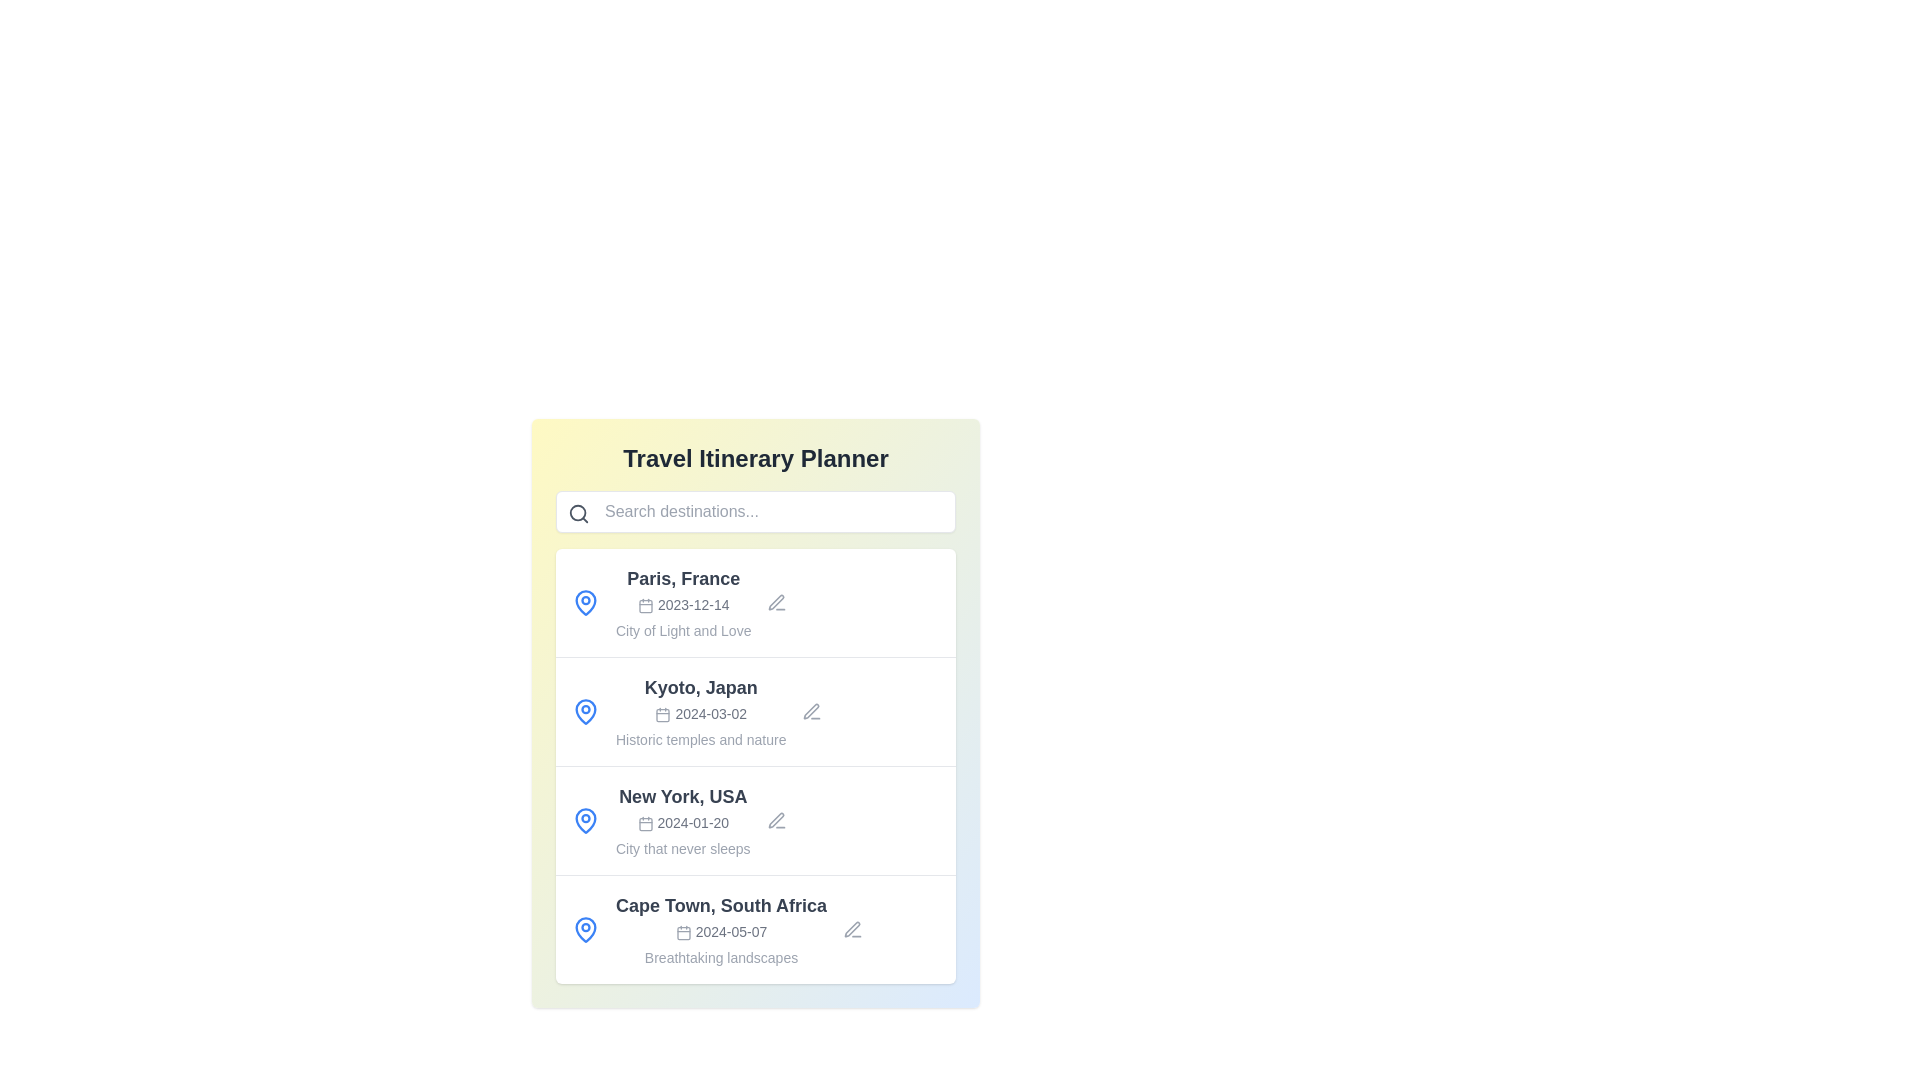  I want to click on the blue map pin icon representing the location for 'Cape Town, South Africa', so click(584, 929).